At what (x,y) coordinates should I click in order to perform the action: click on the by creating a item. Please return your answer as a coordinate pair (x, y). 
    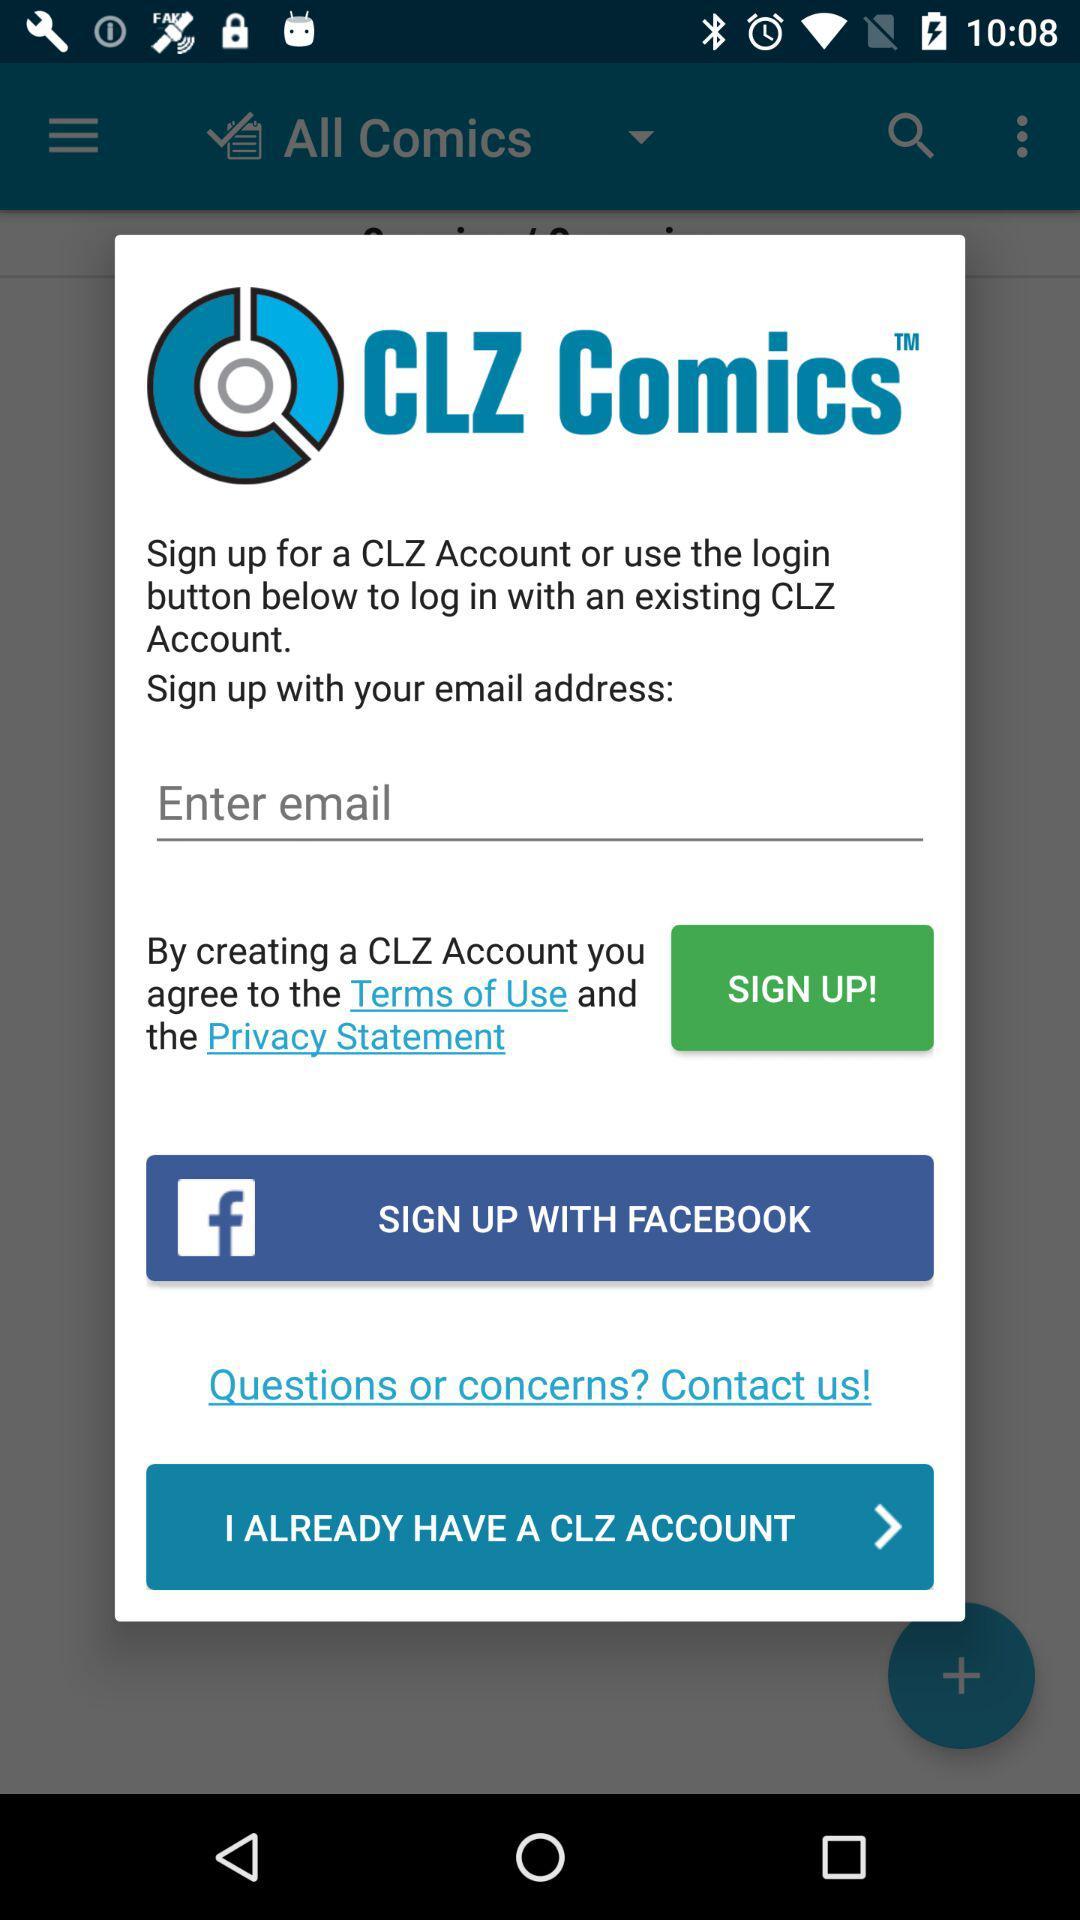
    Looking at the image, I should click on (407, 1013).